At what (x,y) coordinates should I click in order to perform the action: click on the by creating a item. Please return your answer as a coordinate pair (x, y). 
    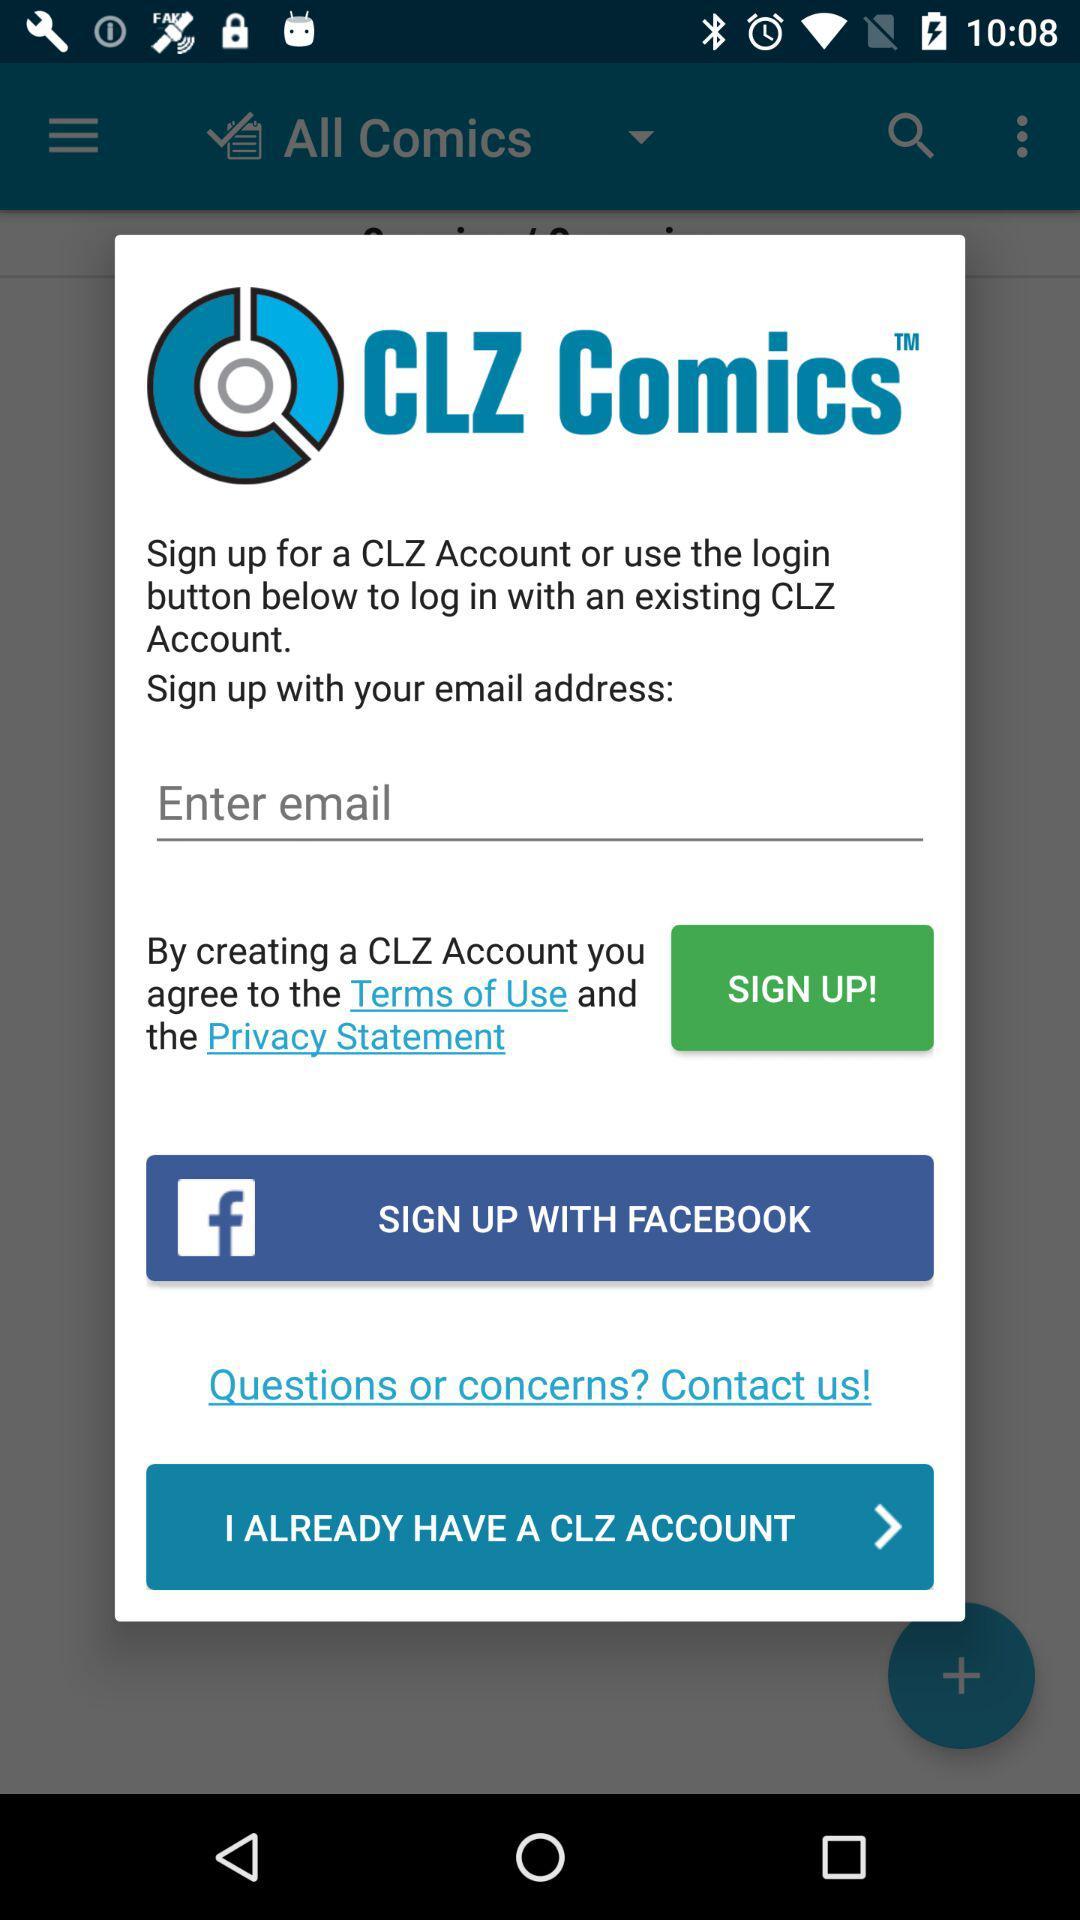
    Looking at the image, I should click on (407, 1013).